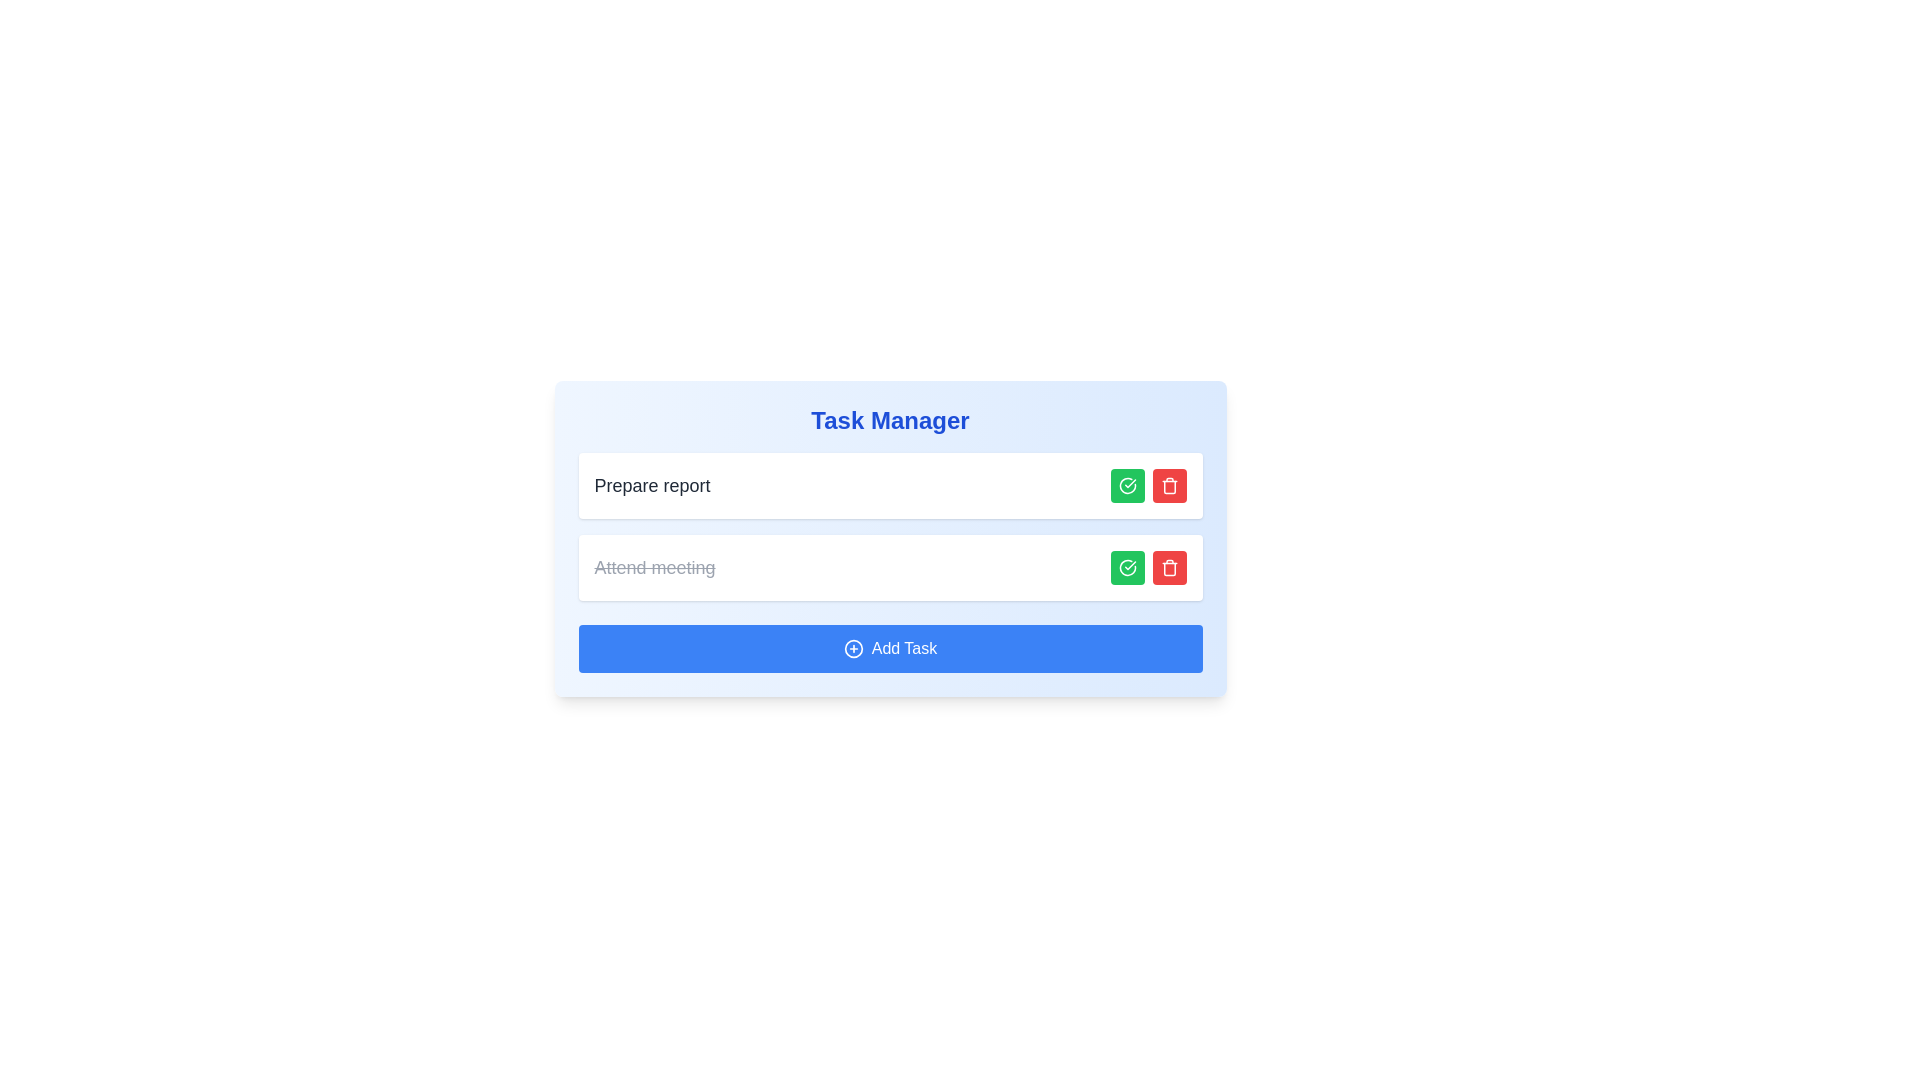 Image resolution: width=1920 pixels, height=1080 pixels. I want to click on the delete button located on the right side of the task item row titled 'Prepare report', so click(1169, 486).